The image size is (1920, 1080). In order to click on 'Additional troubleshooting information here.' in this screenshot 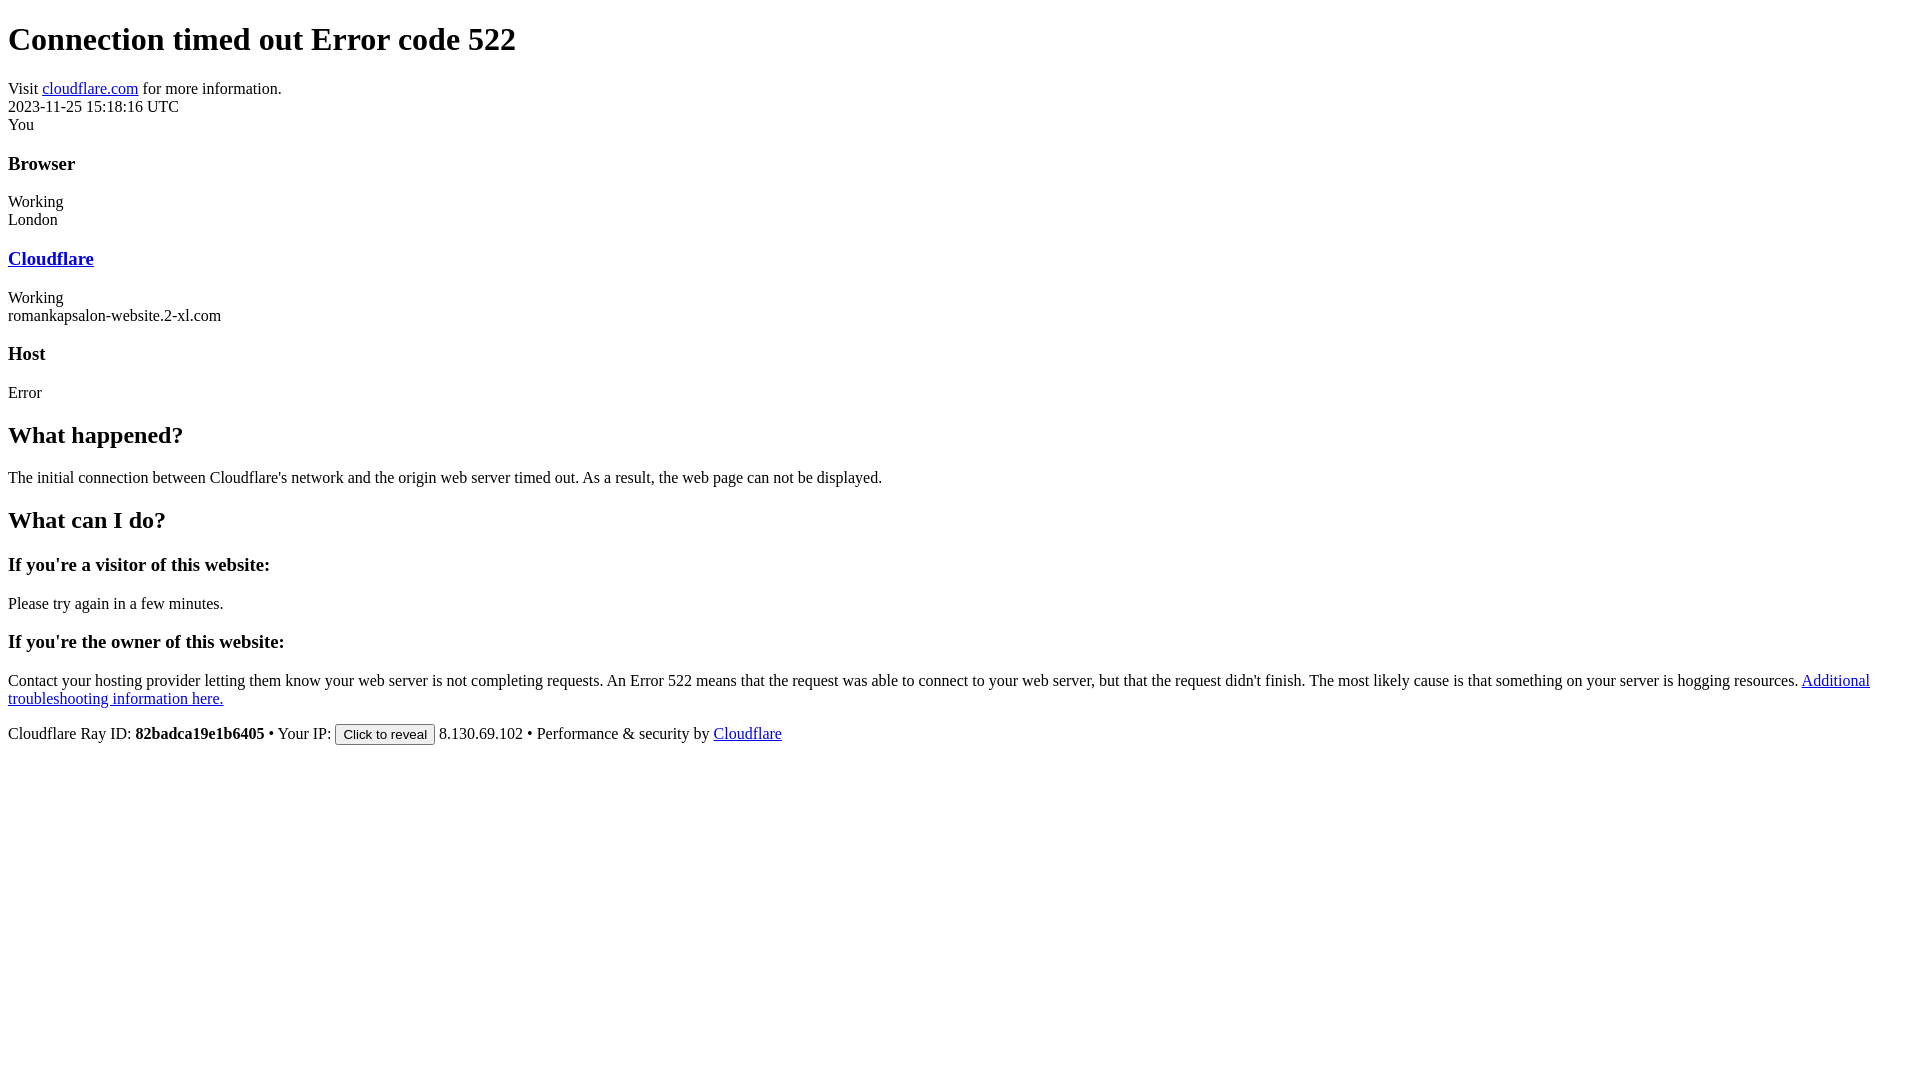, I will do `click(938, 688)`.